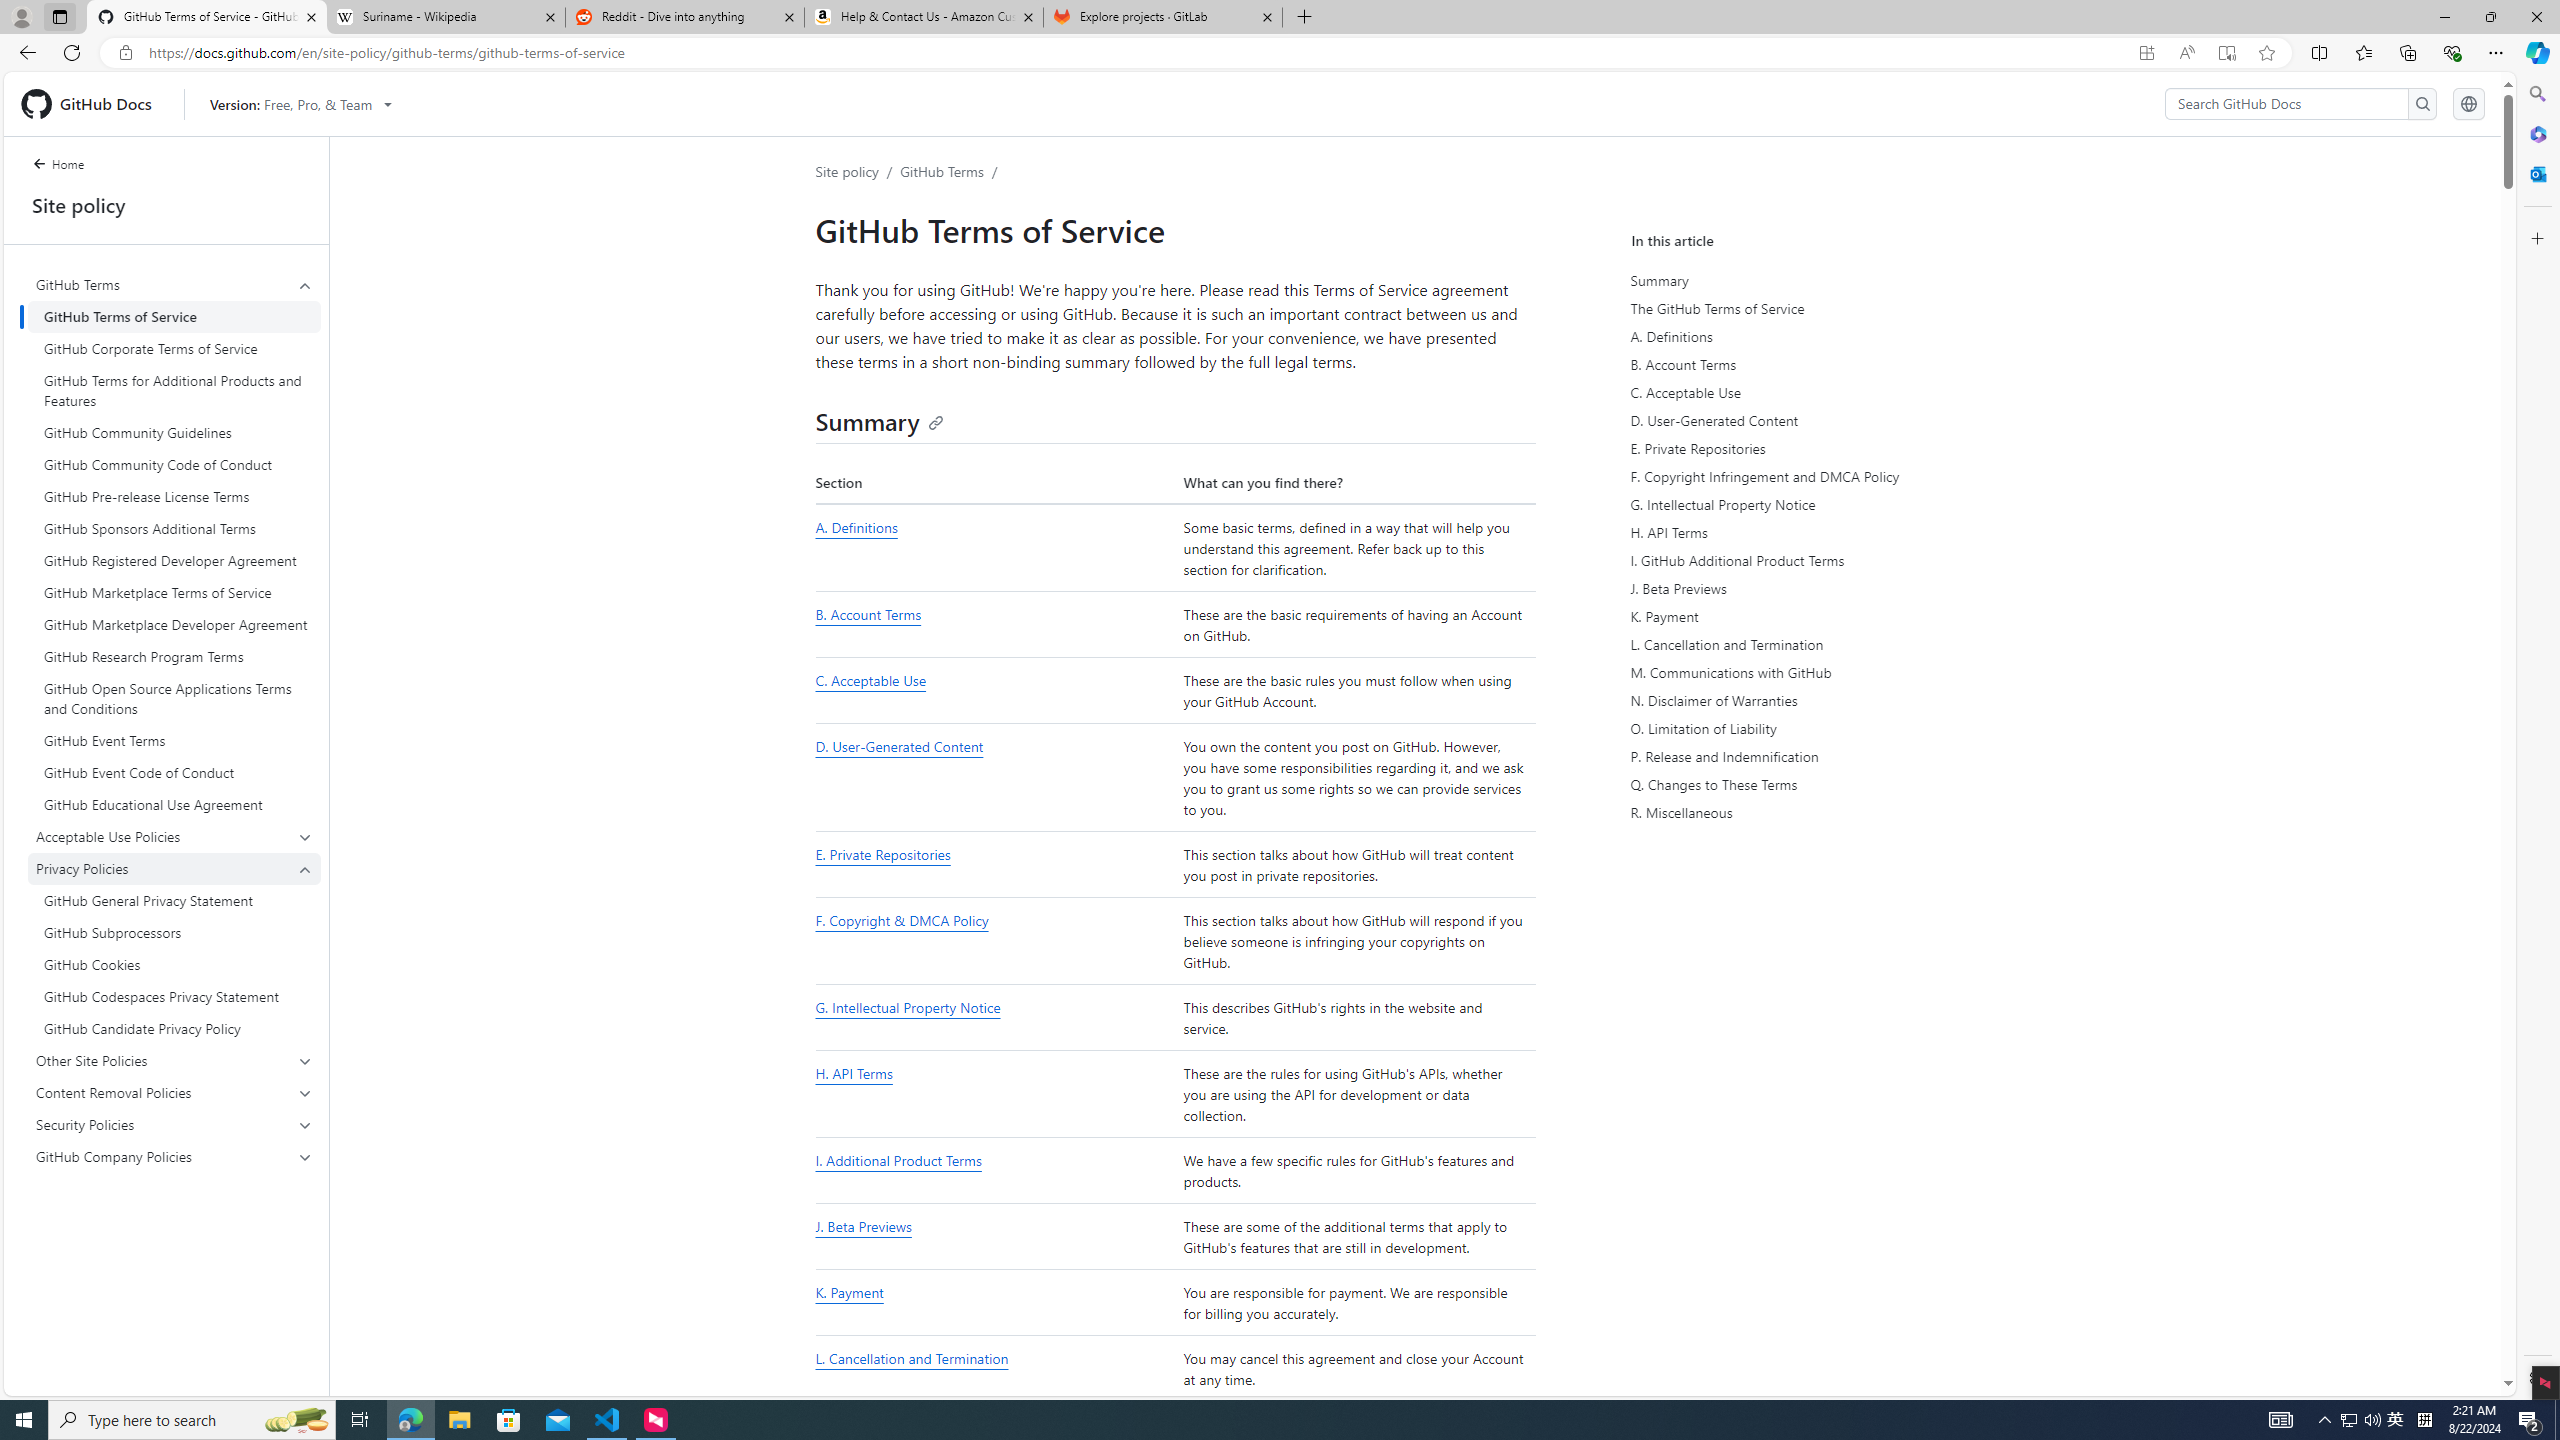 The image size is (2560, 1440). I want to click on 'GitHub Terms for Additional Products and Features', so click(174, 390).